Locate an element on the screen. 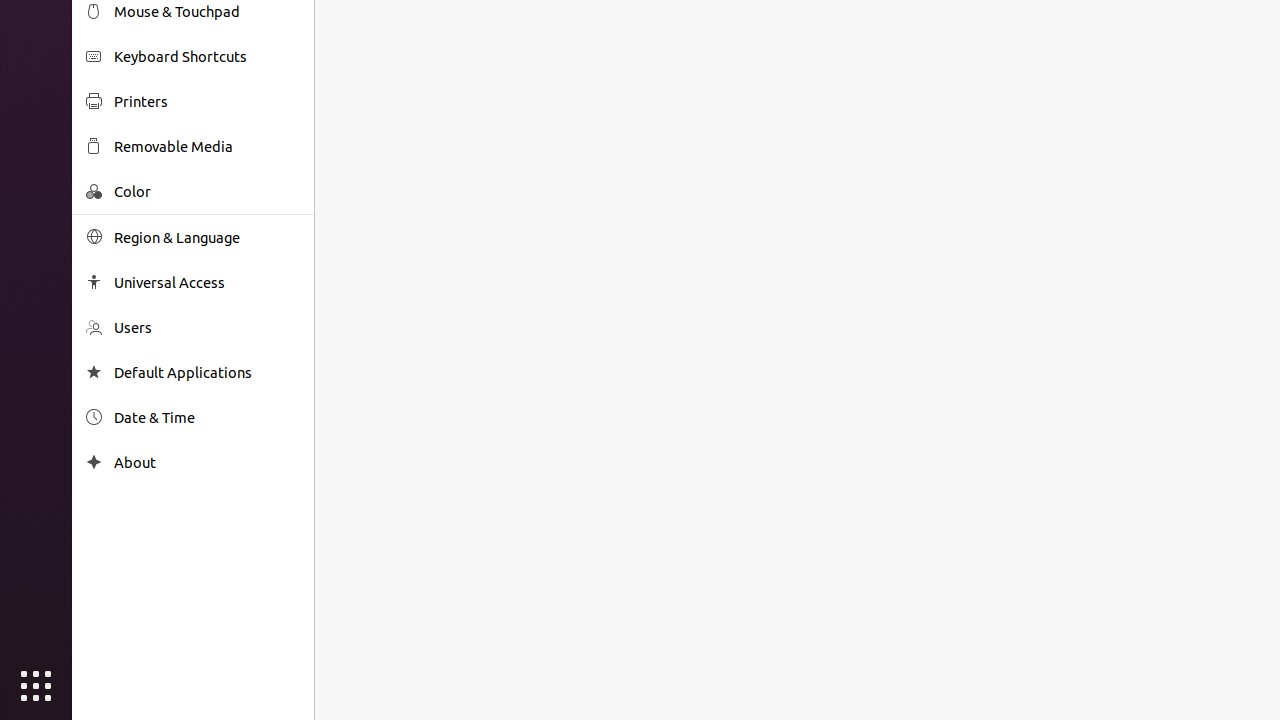  'About' is located at coordinates (206, 462).